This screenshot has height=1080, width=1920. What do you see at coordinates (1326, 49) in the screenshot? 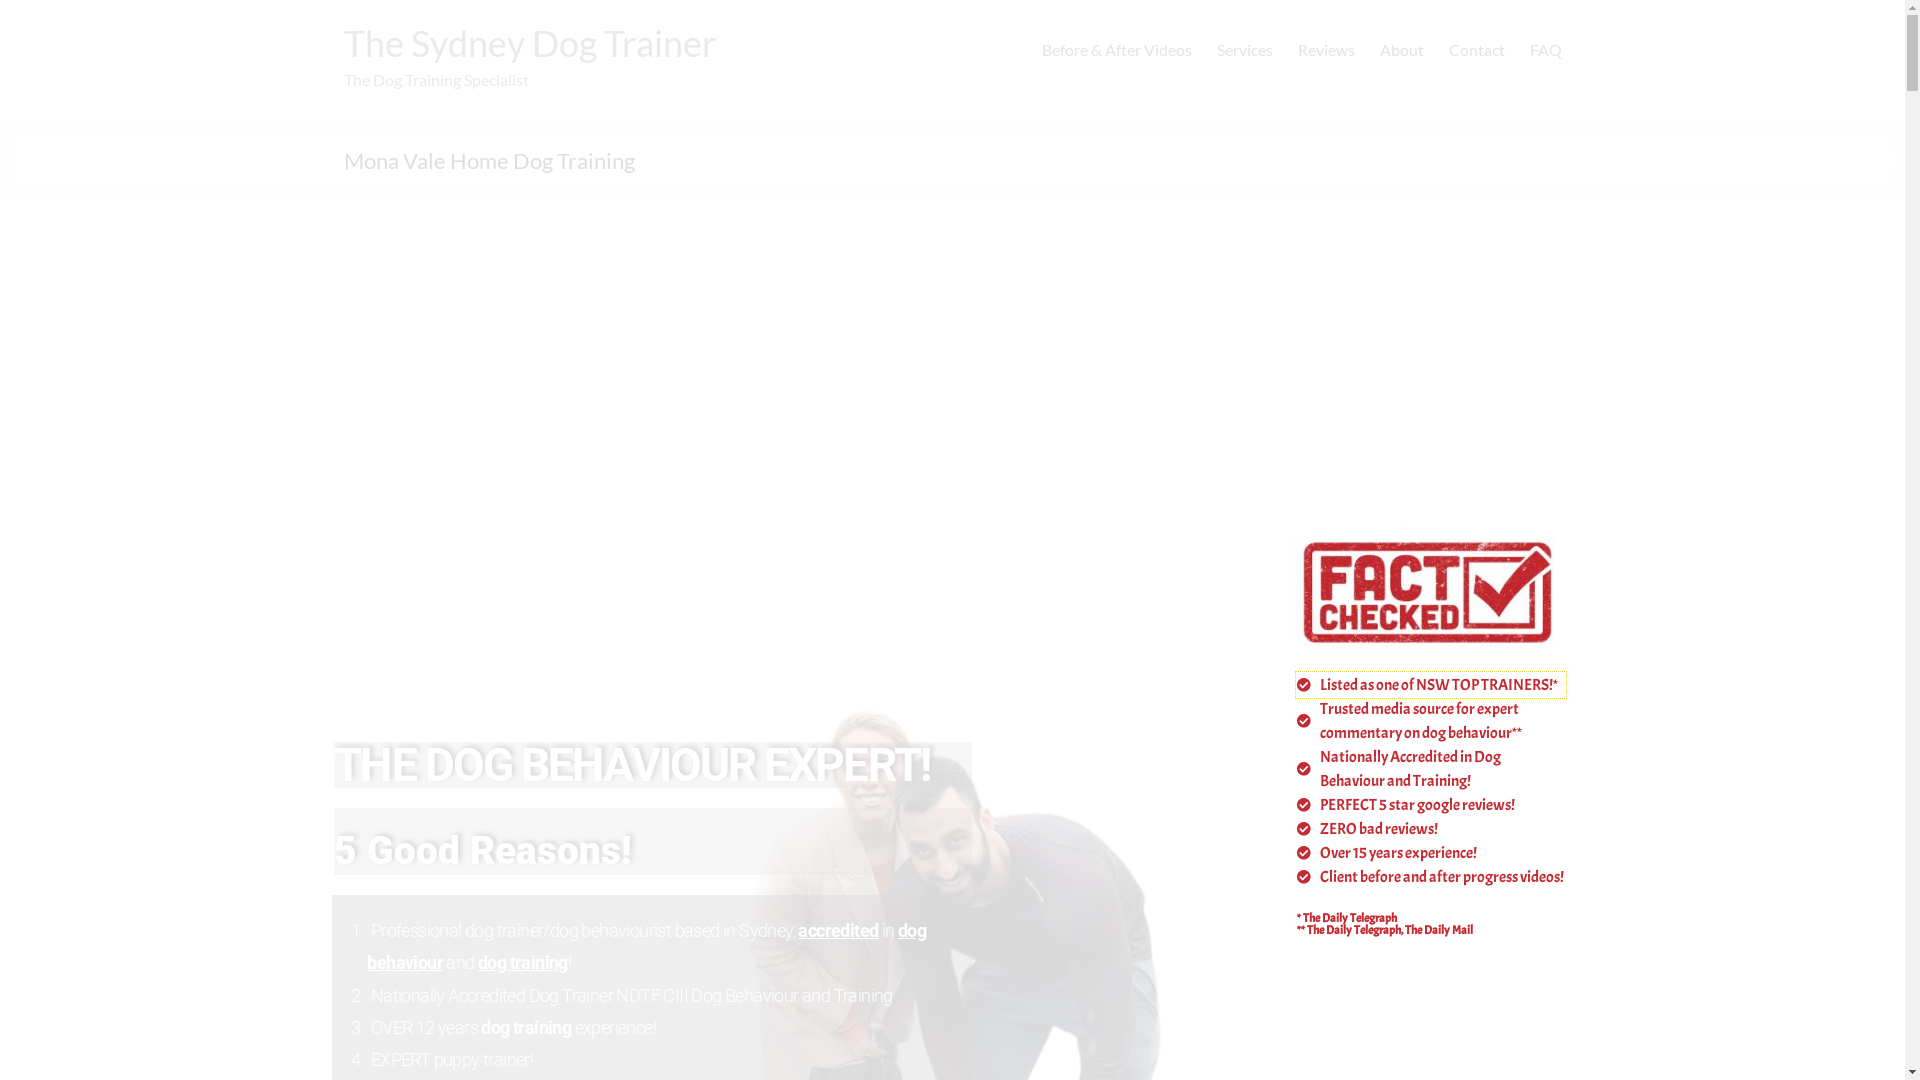
I see `'Reviews'` at bounding box center [1326, 49].